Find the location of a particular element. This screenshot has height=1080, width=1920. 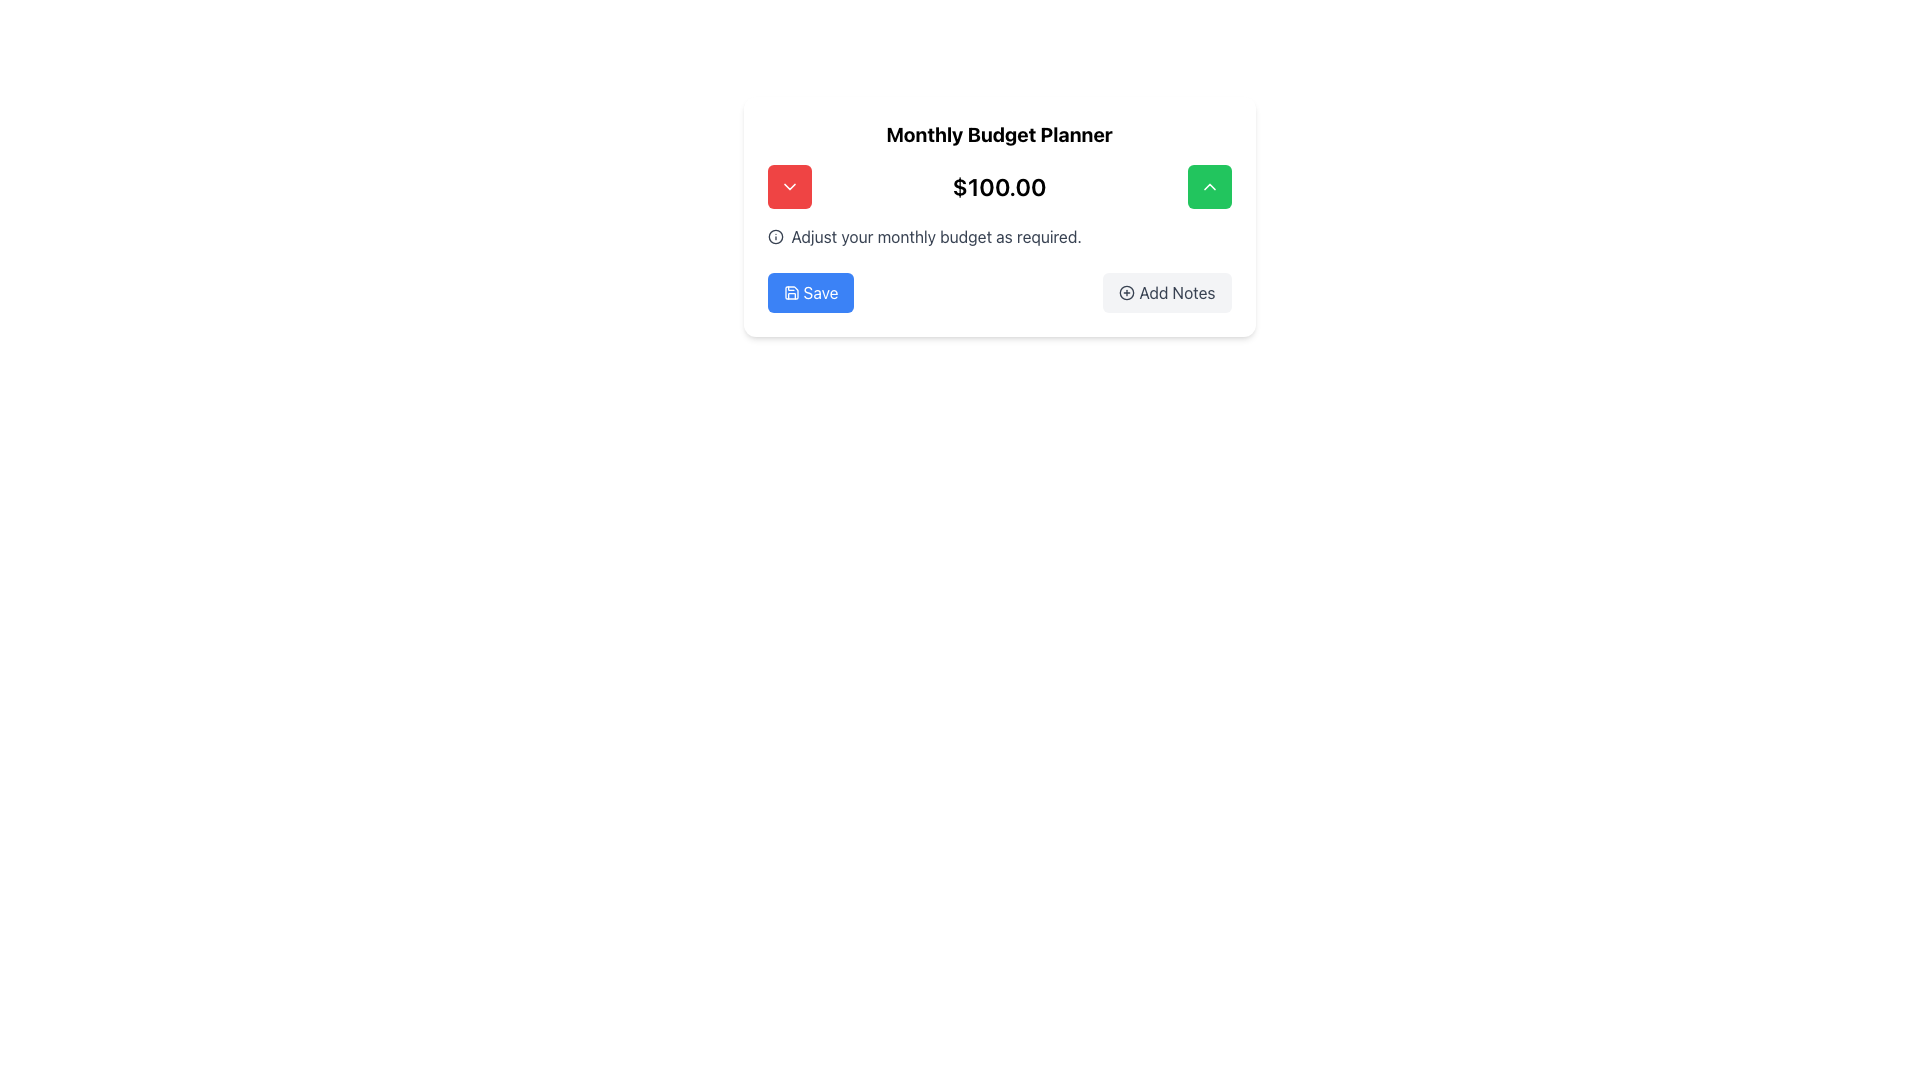

the information icon located directly to the left of the text 'Adjust your monthly budget as required.' is located at coordinates (774, 235).